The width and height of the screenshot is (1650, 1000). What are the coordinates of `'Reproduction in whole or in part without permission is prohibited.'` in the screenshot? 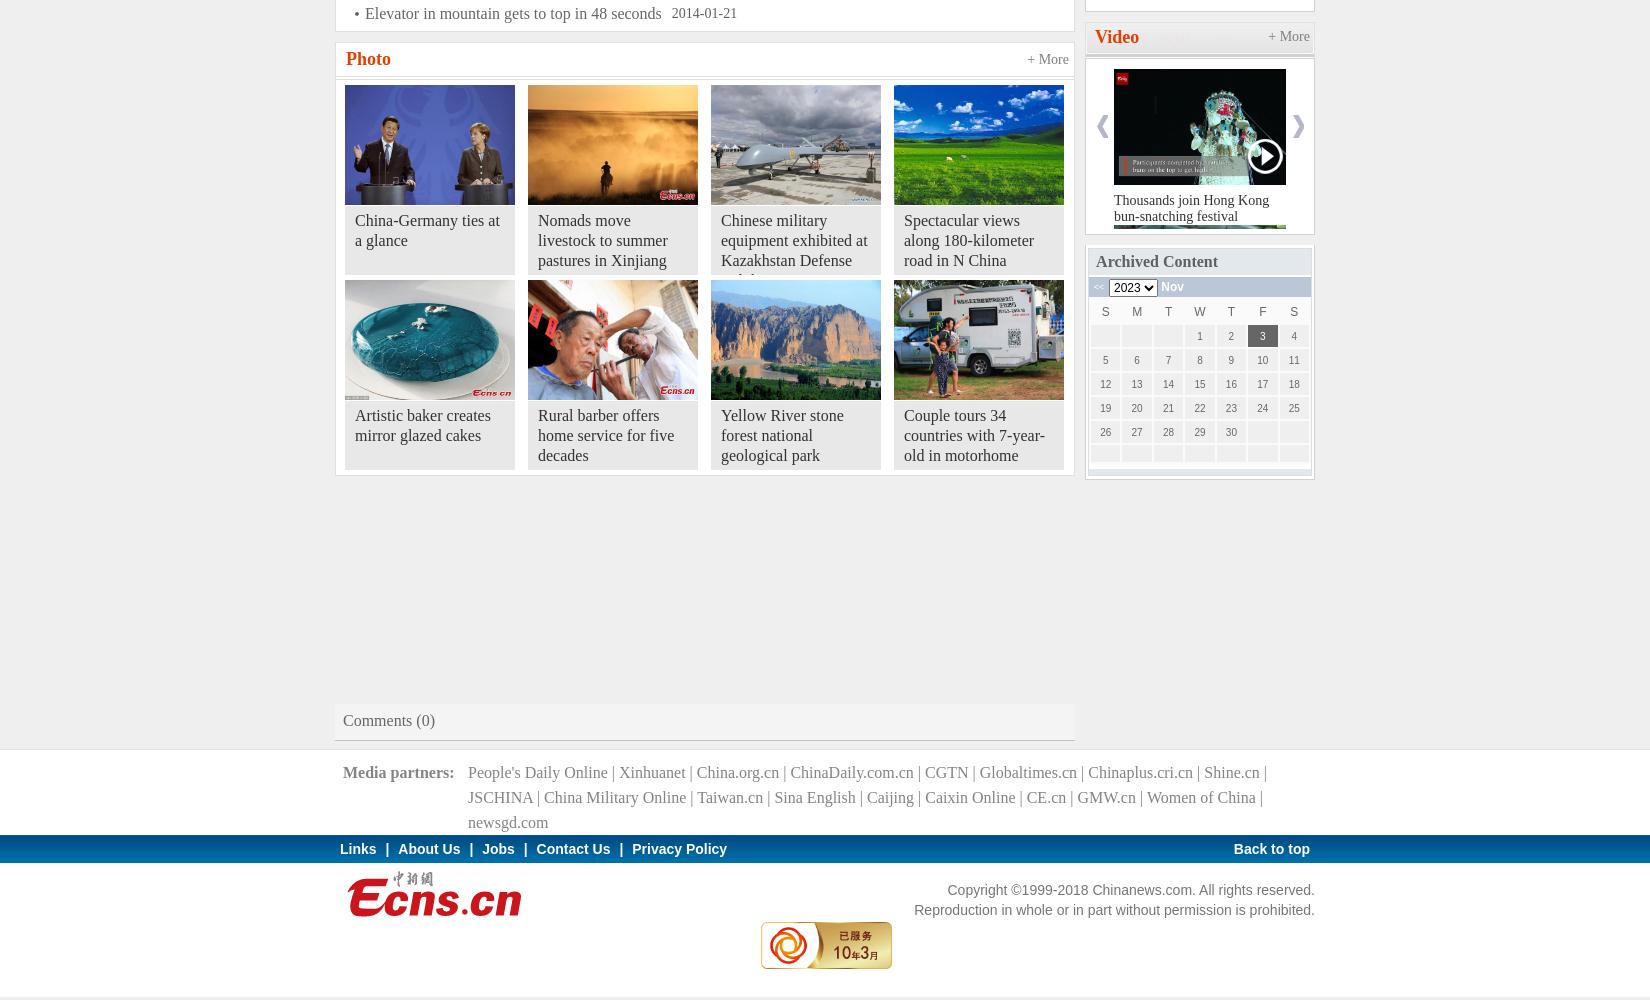 It's located at (1114, 910).